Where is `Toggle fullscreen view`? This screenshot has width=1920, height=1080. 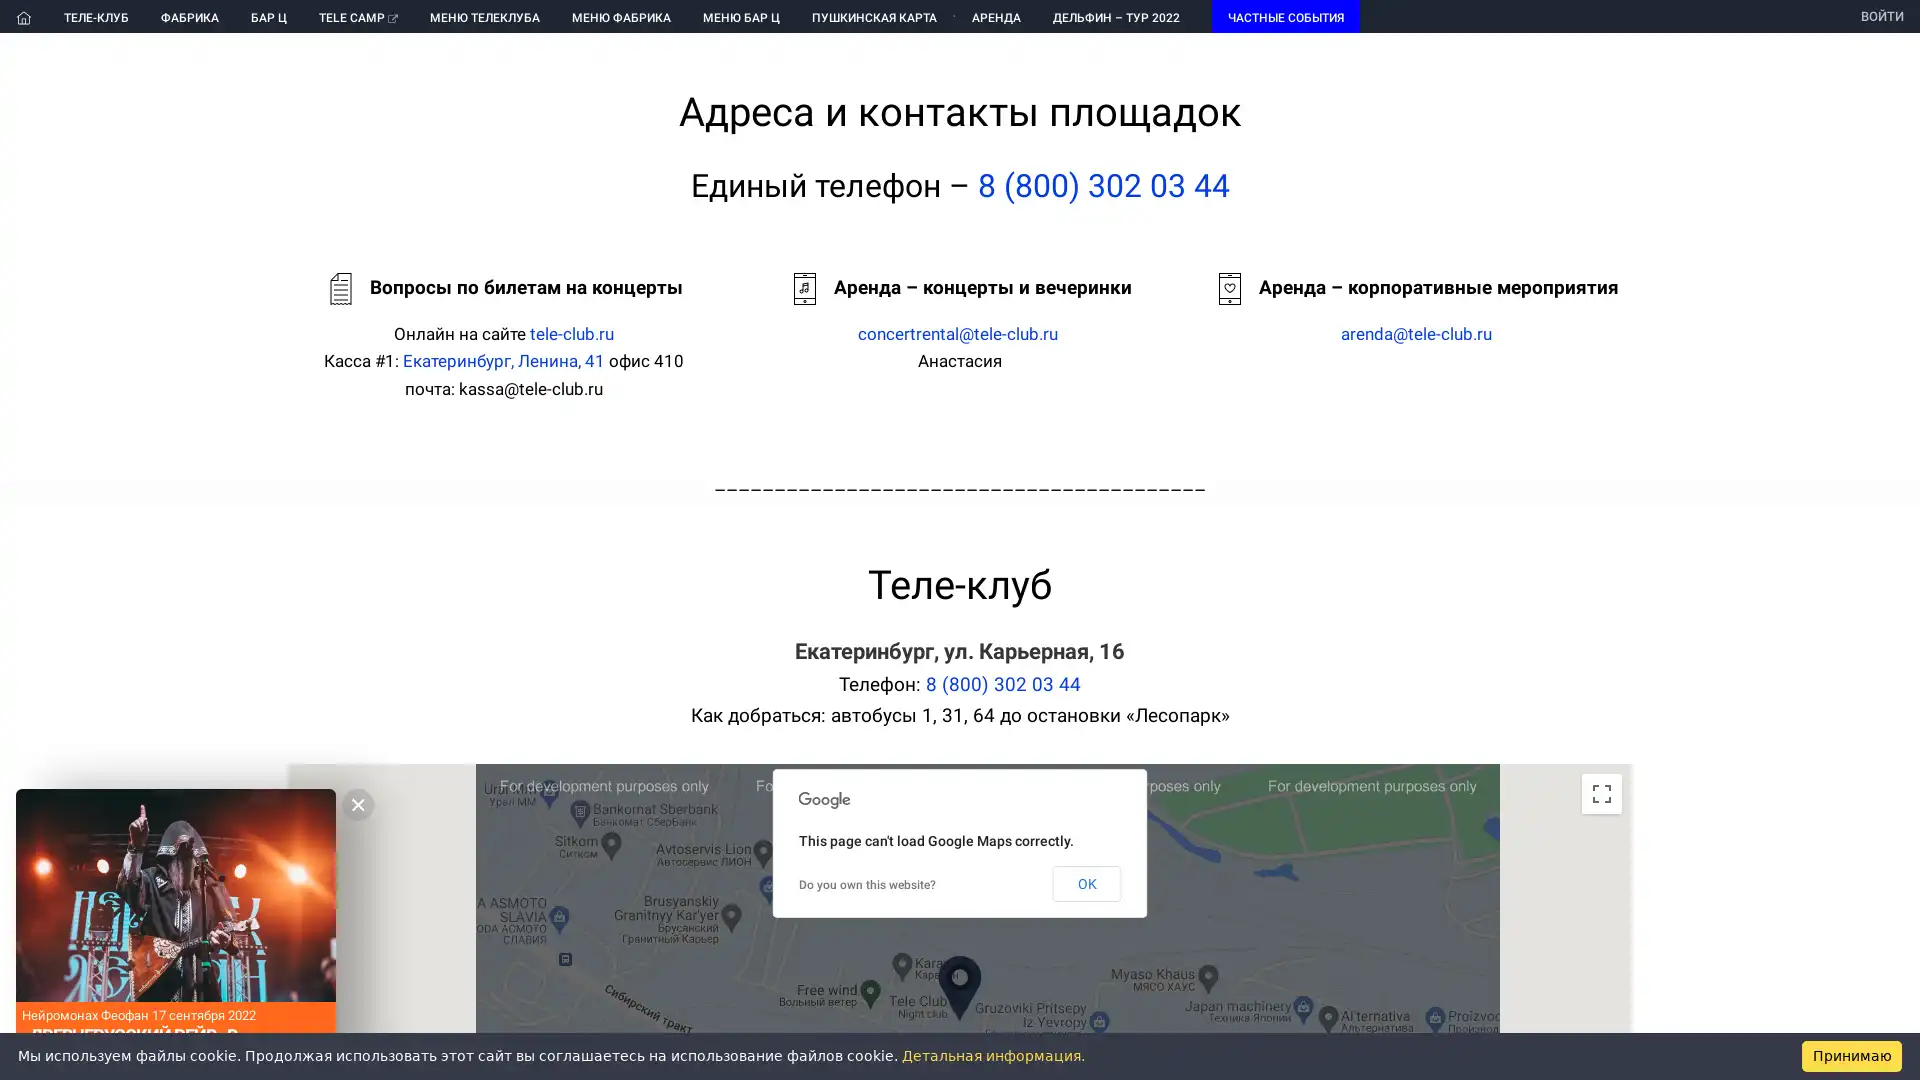 Toggle fullscreen view is located at coordinates (1602, 792).